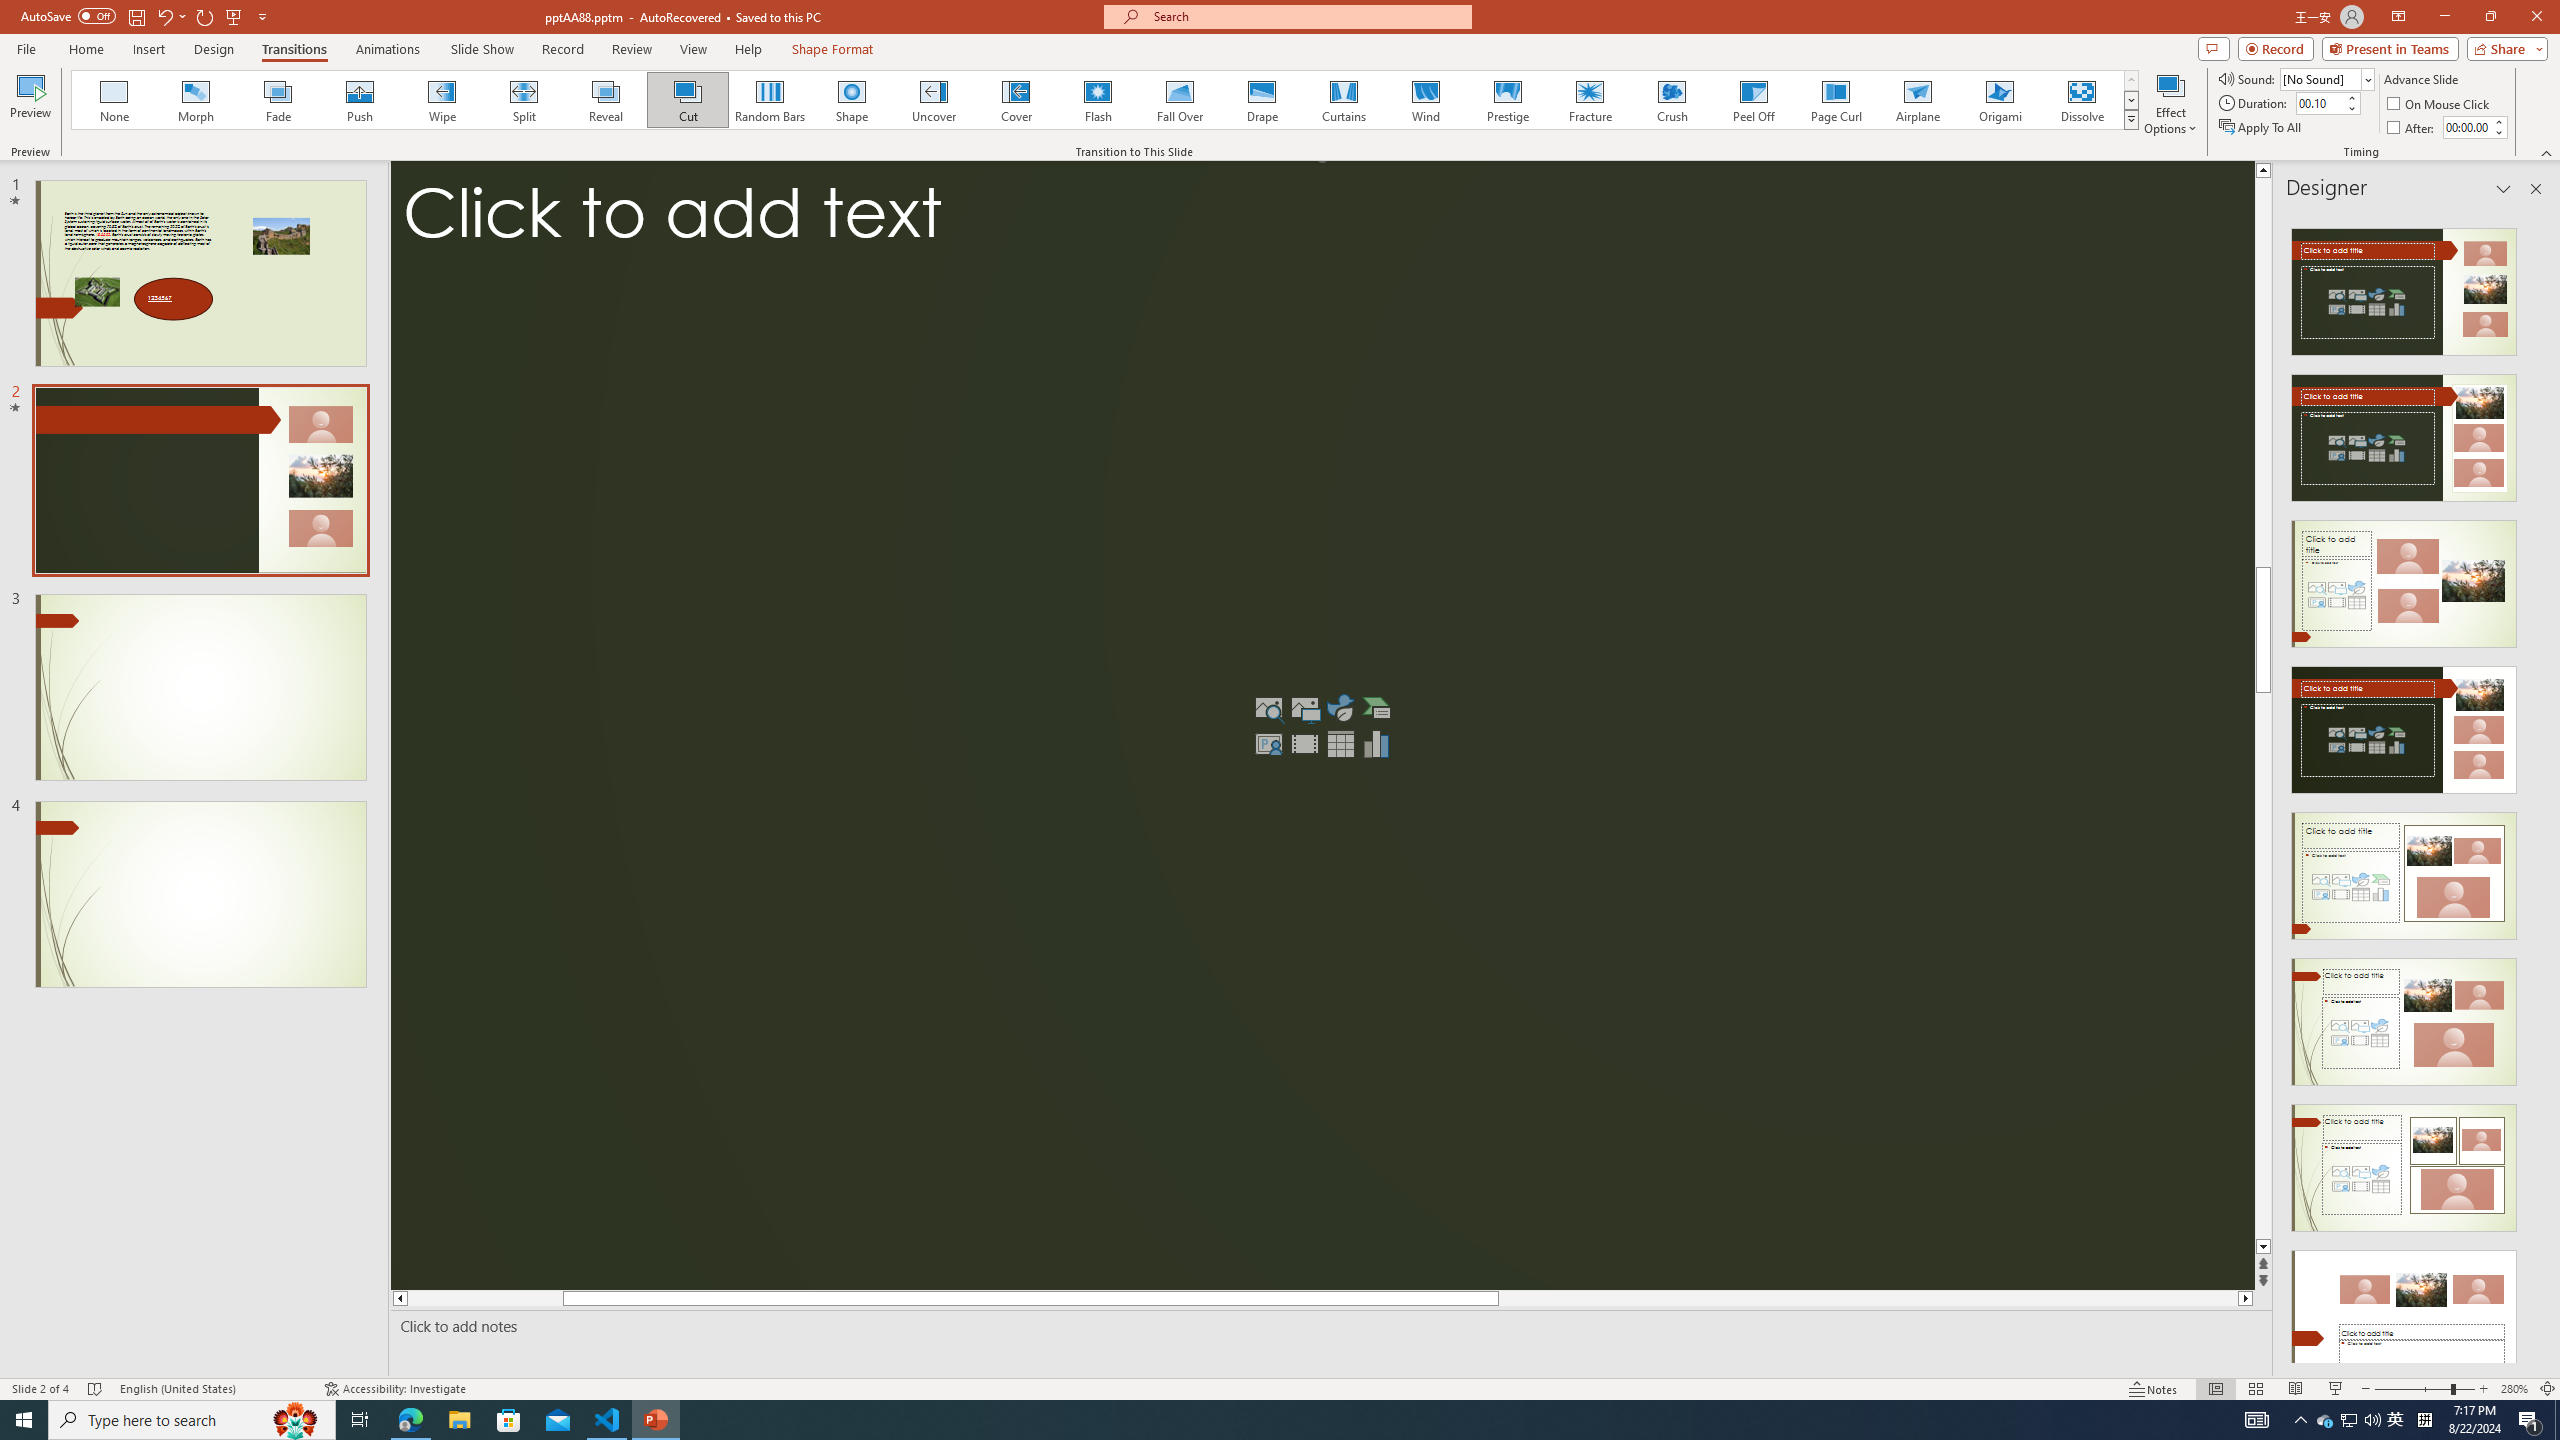 This screenshot has height=1440, width=2560. I want to click on 'On Mouse Click', so click(2438, 103).